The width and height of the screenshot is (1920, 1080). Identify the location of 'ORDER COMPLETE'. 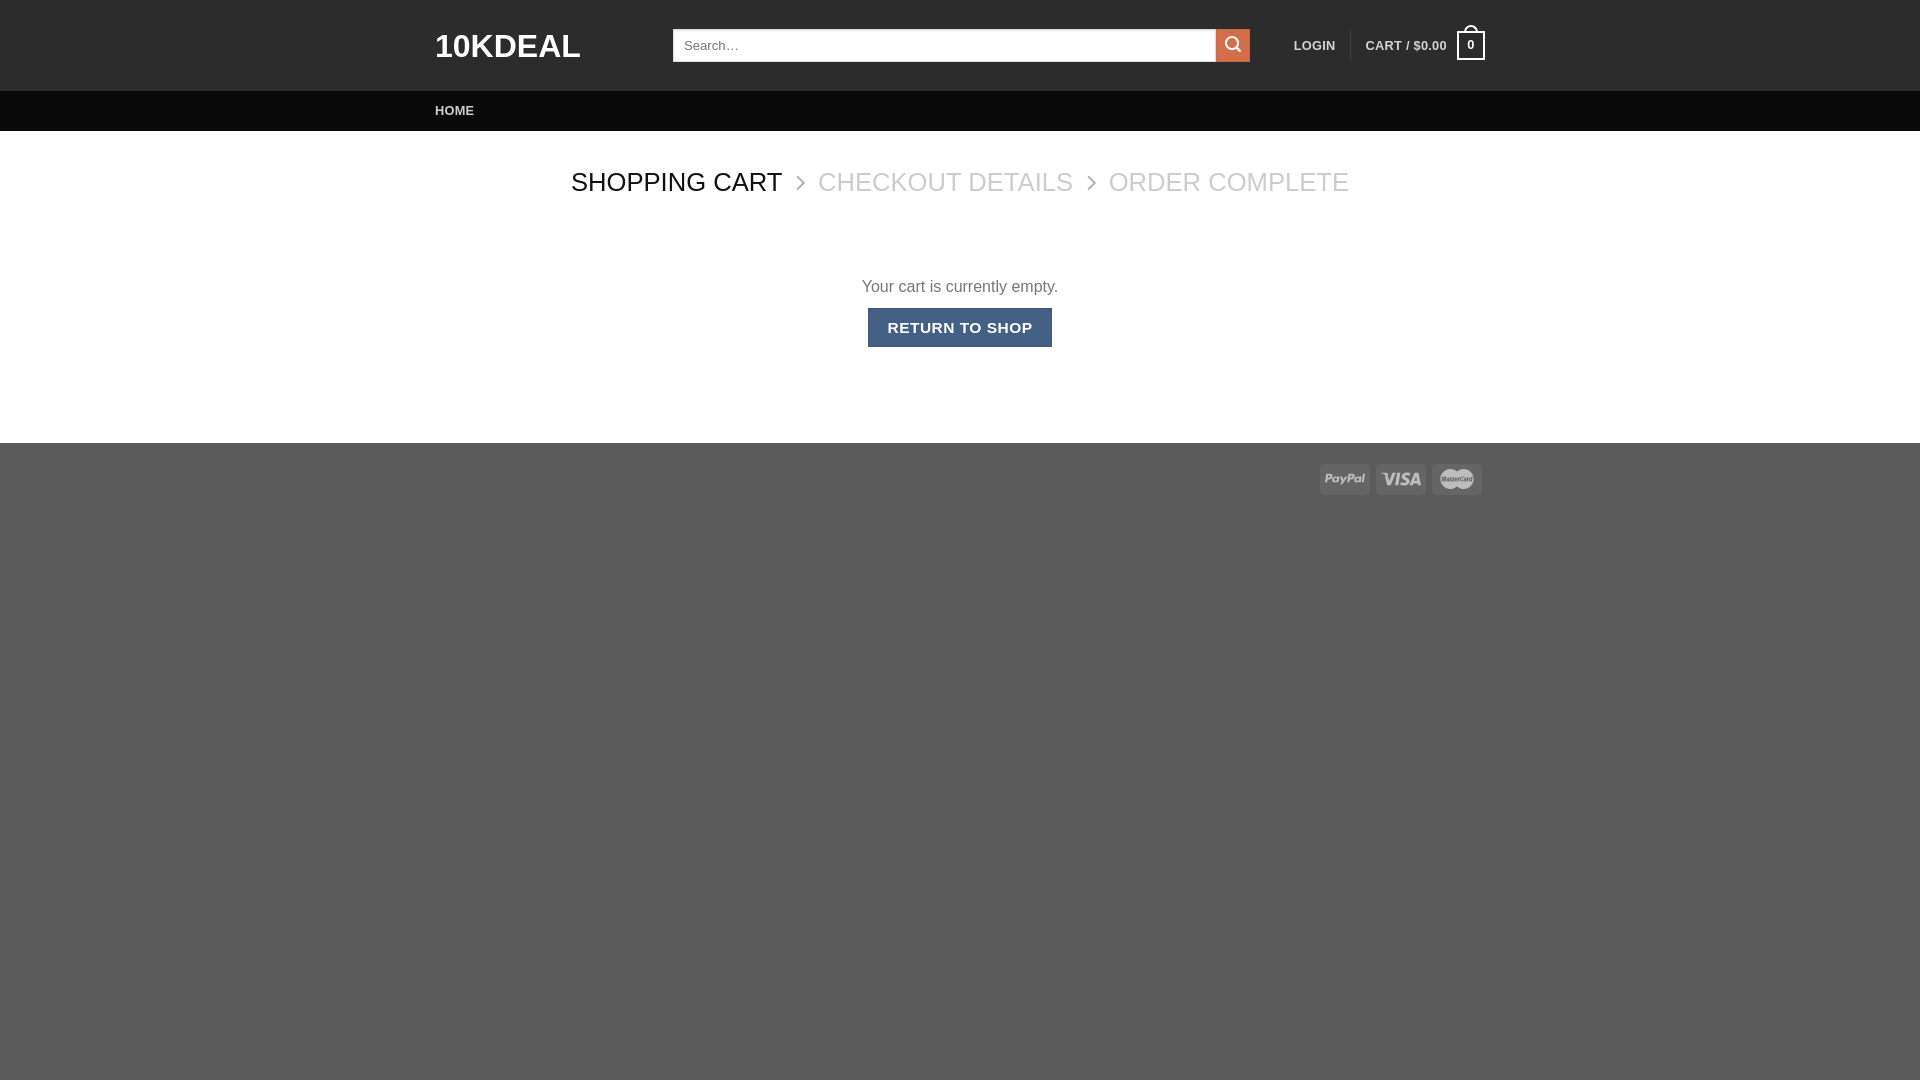
(1227, 182).